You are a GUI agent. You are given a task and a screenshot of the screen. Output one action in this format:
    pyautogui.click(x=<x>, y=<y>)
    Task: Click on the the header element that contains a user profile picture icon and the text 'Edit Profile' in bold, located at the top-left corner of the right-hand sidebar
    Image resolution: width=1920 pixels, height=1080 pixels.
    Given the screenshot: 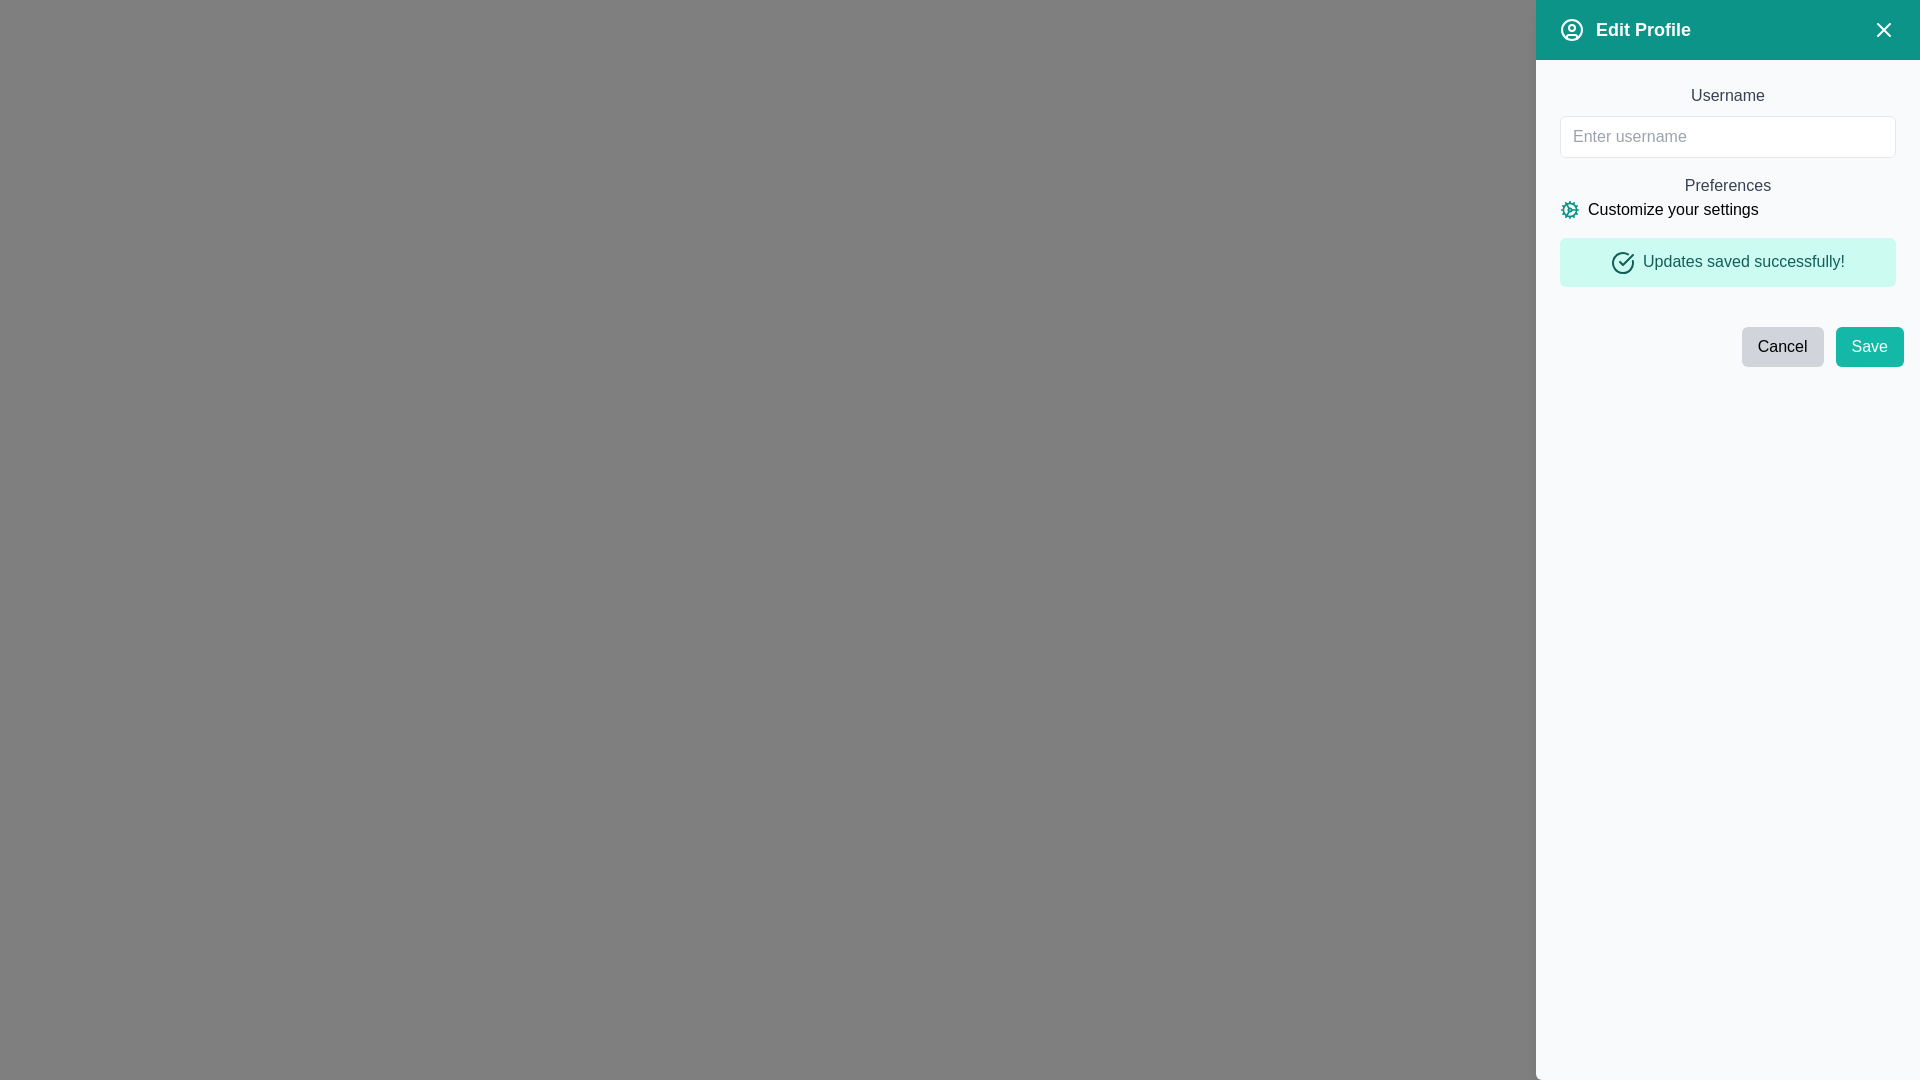 What is the action you would take?
    pyautogui.click(x=1625, y=30)
    